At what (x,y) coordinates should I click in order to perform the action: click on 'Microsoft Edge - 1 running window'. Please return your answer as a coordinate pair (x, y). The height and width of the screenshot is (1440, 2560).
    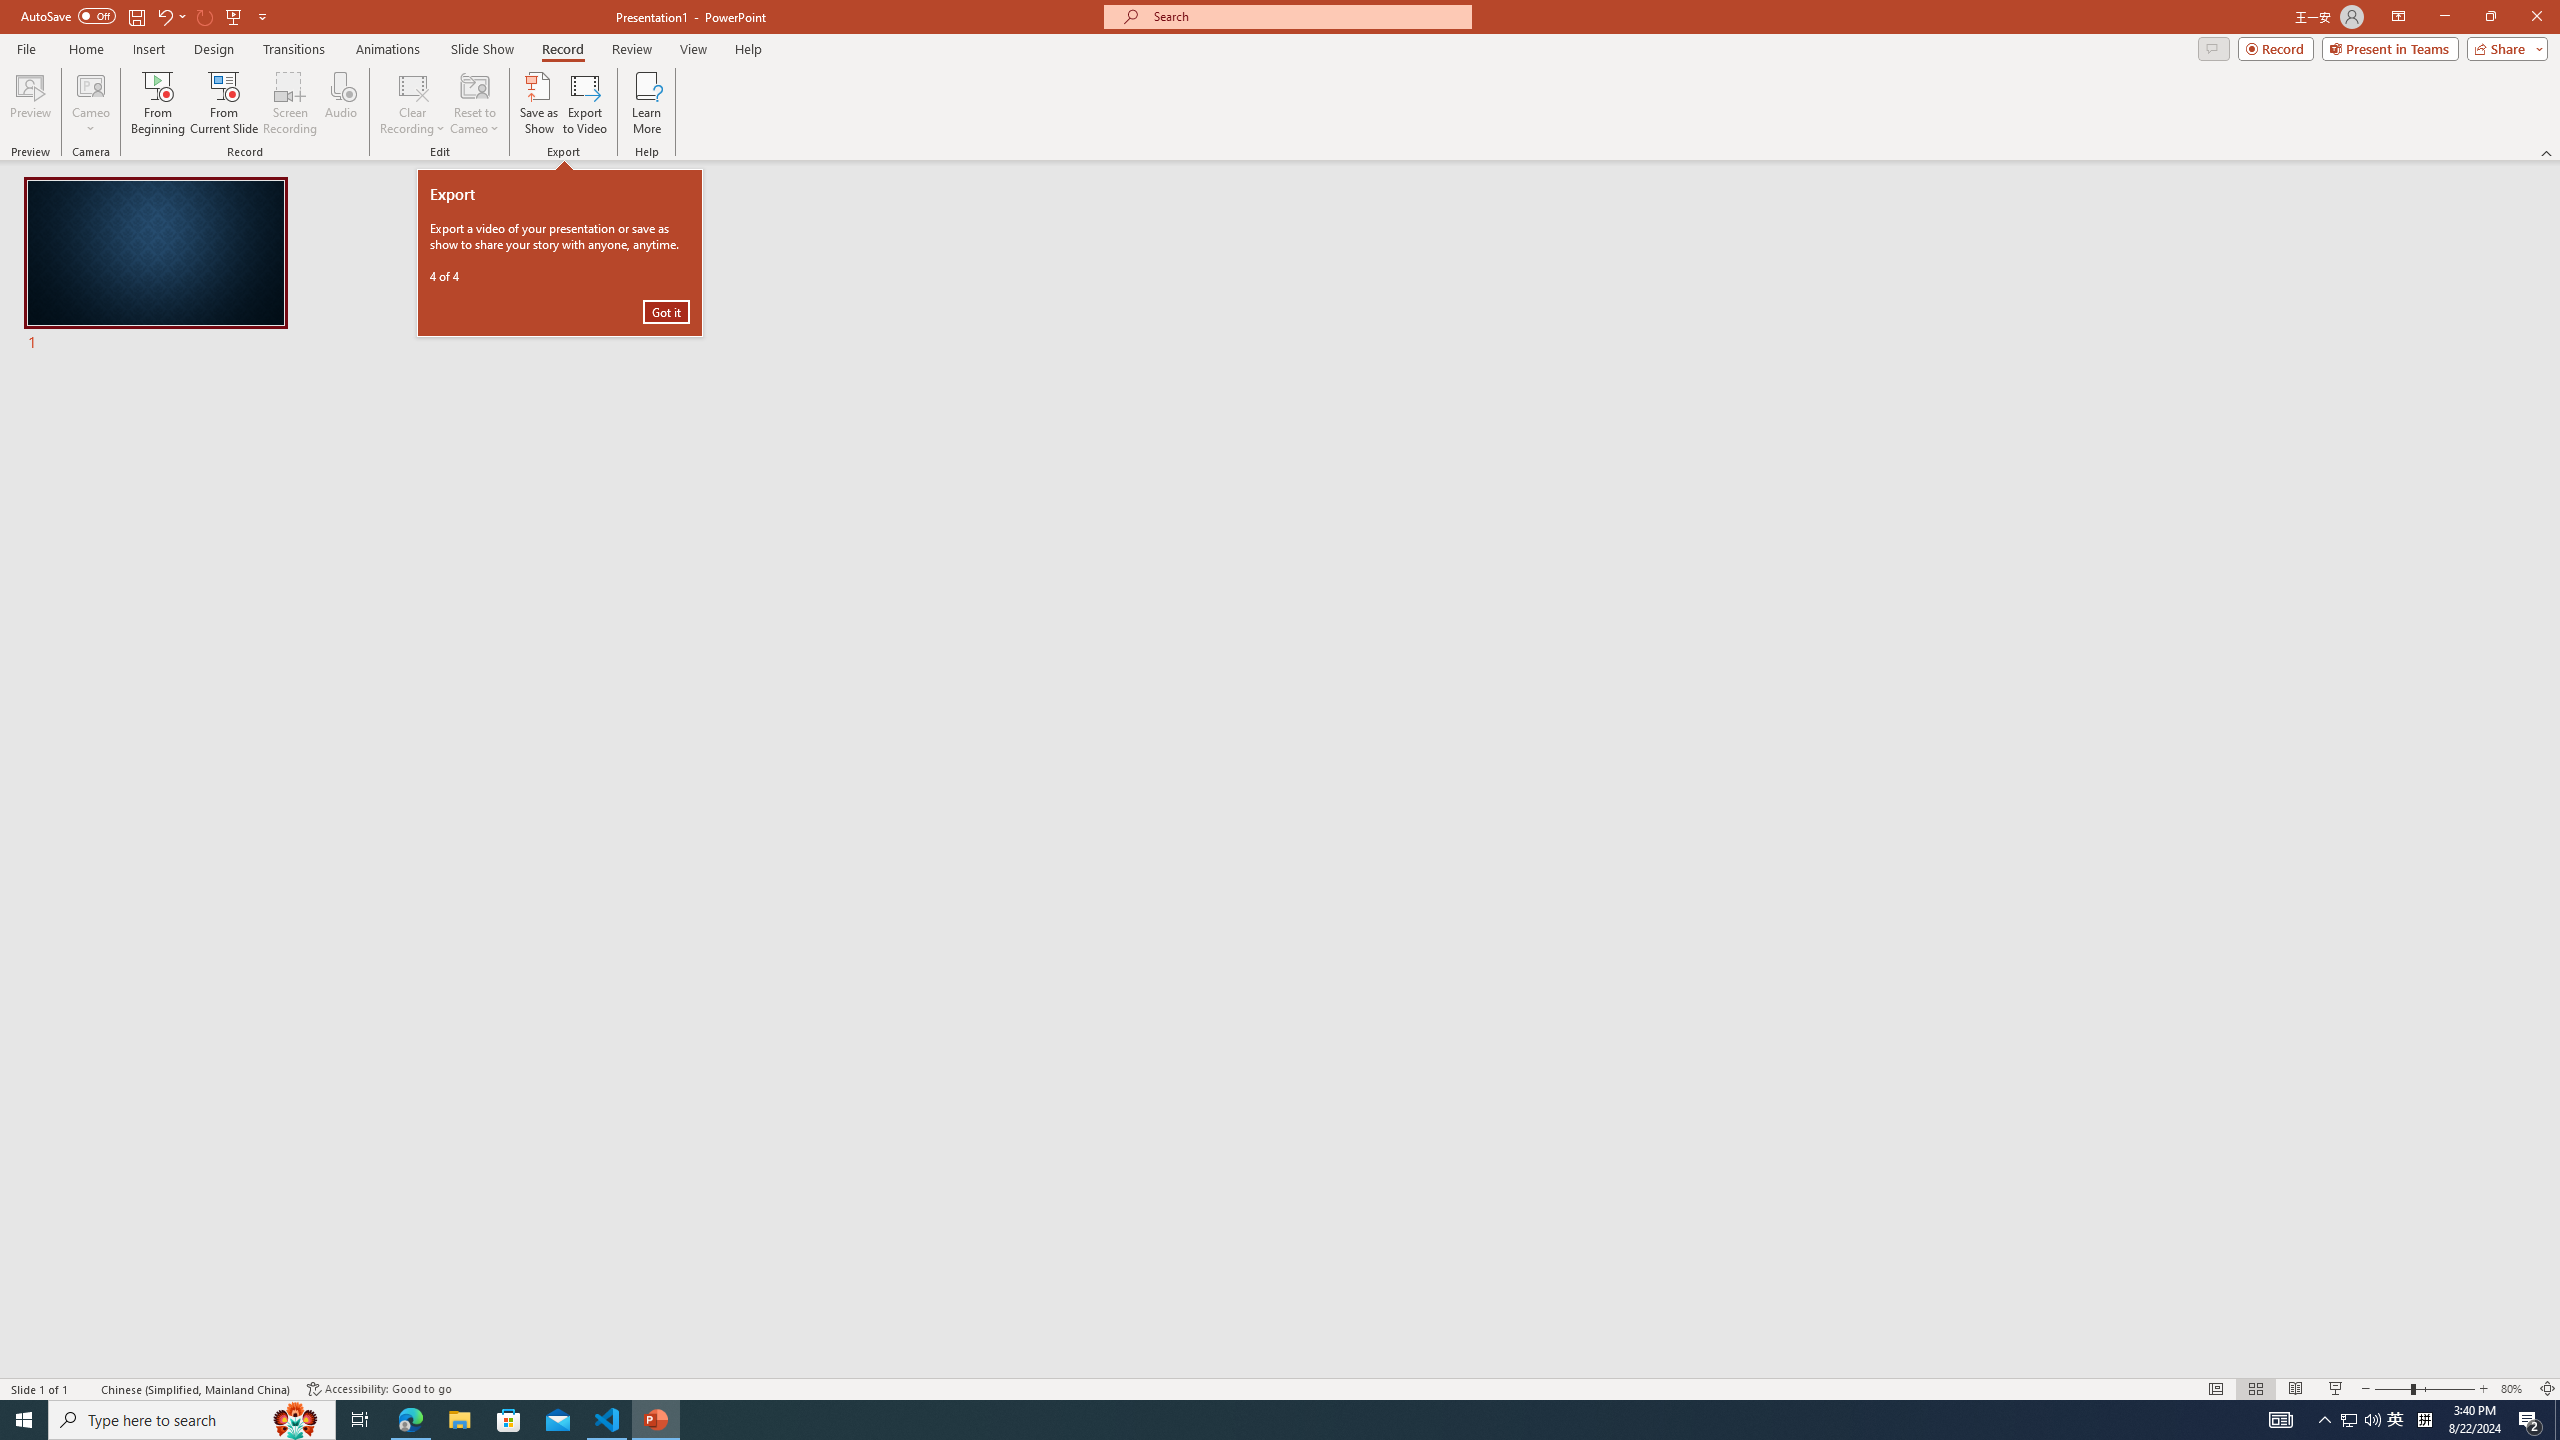
    Looking at the image, I should click on (409, 1418).